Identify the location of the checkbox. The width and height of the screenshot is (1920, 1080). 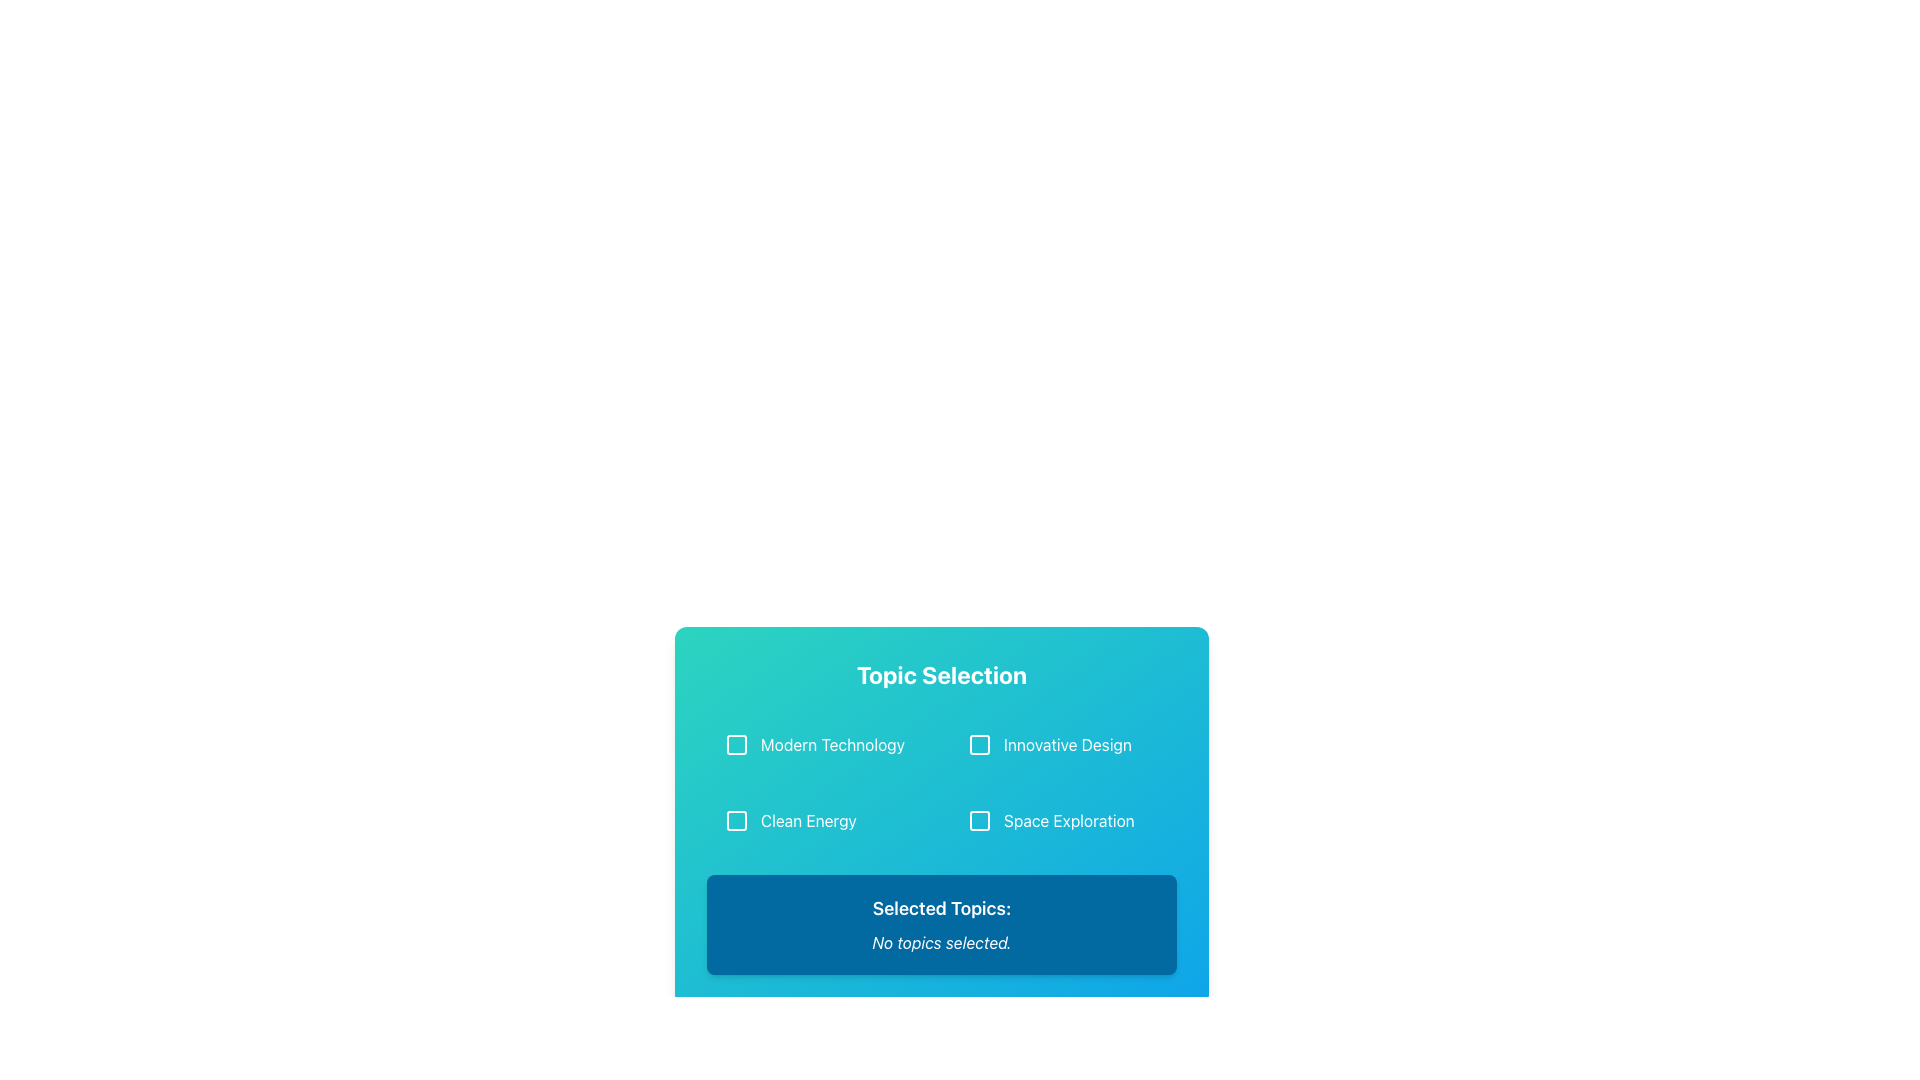
(736, 744).